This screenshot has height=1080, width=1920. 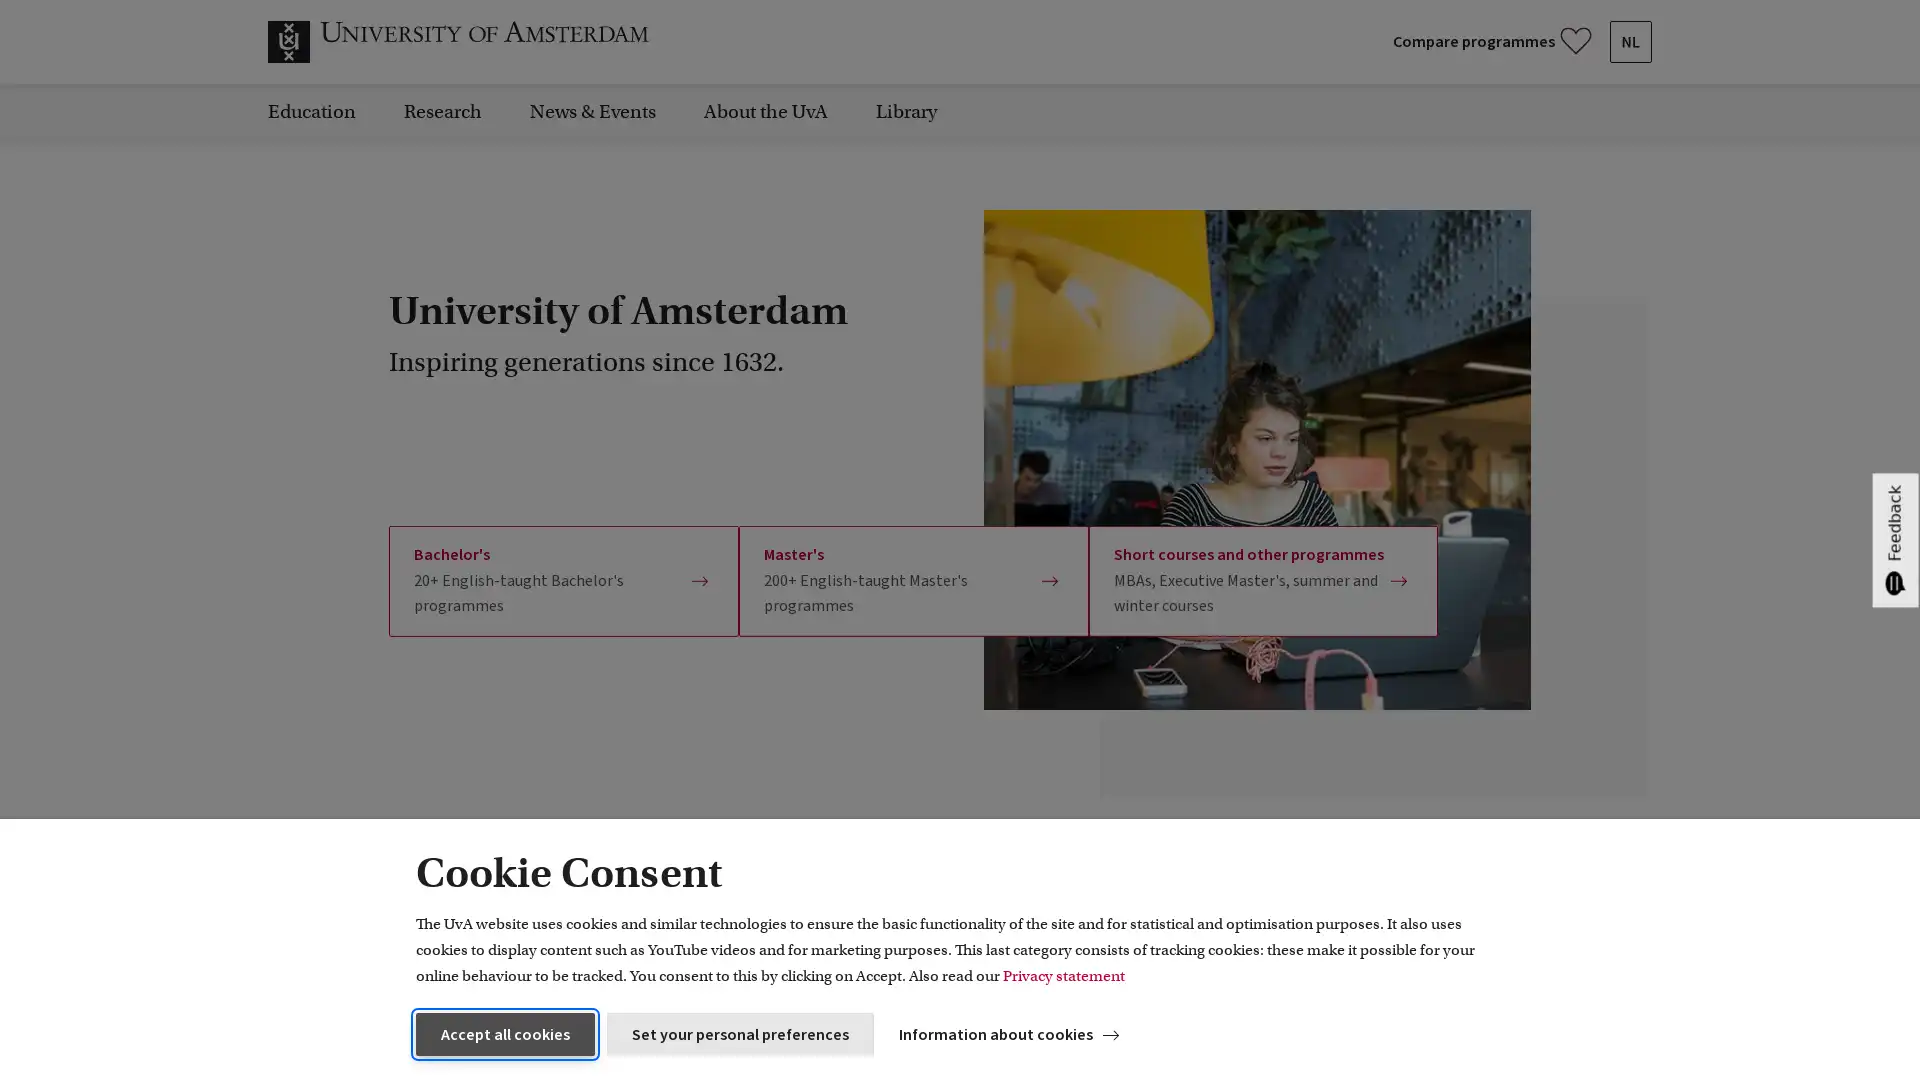 I want to click on Feedback, so click(x=1894, y=540).